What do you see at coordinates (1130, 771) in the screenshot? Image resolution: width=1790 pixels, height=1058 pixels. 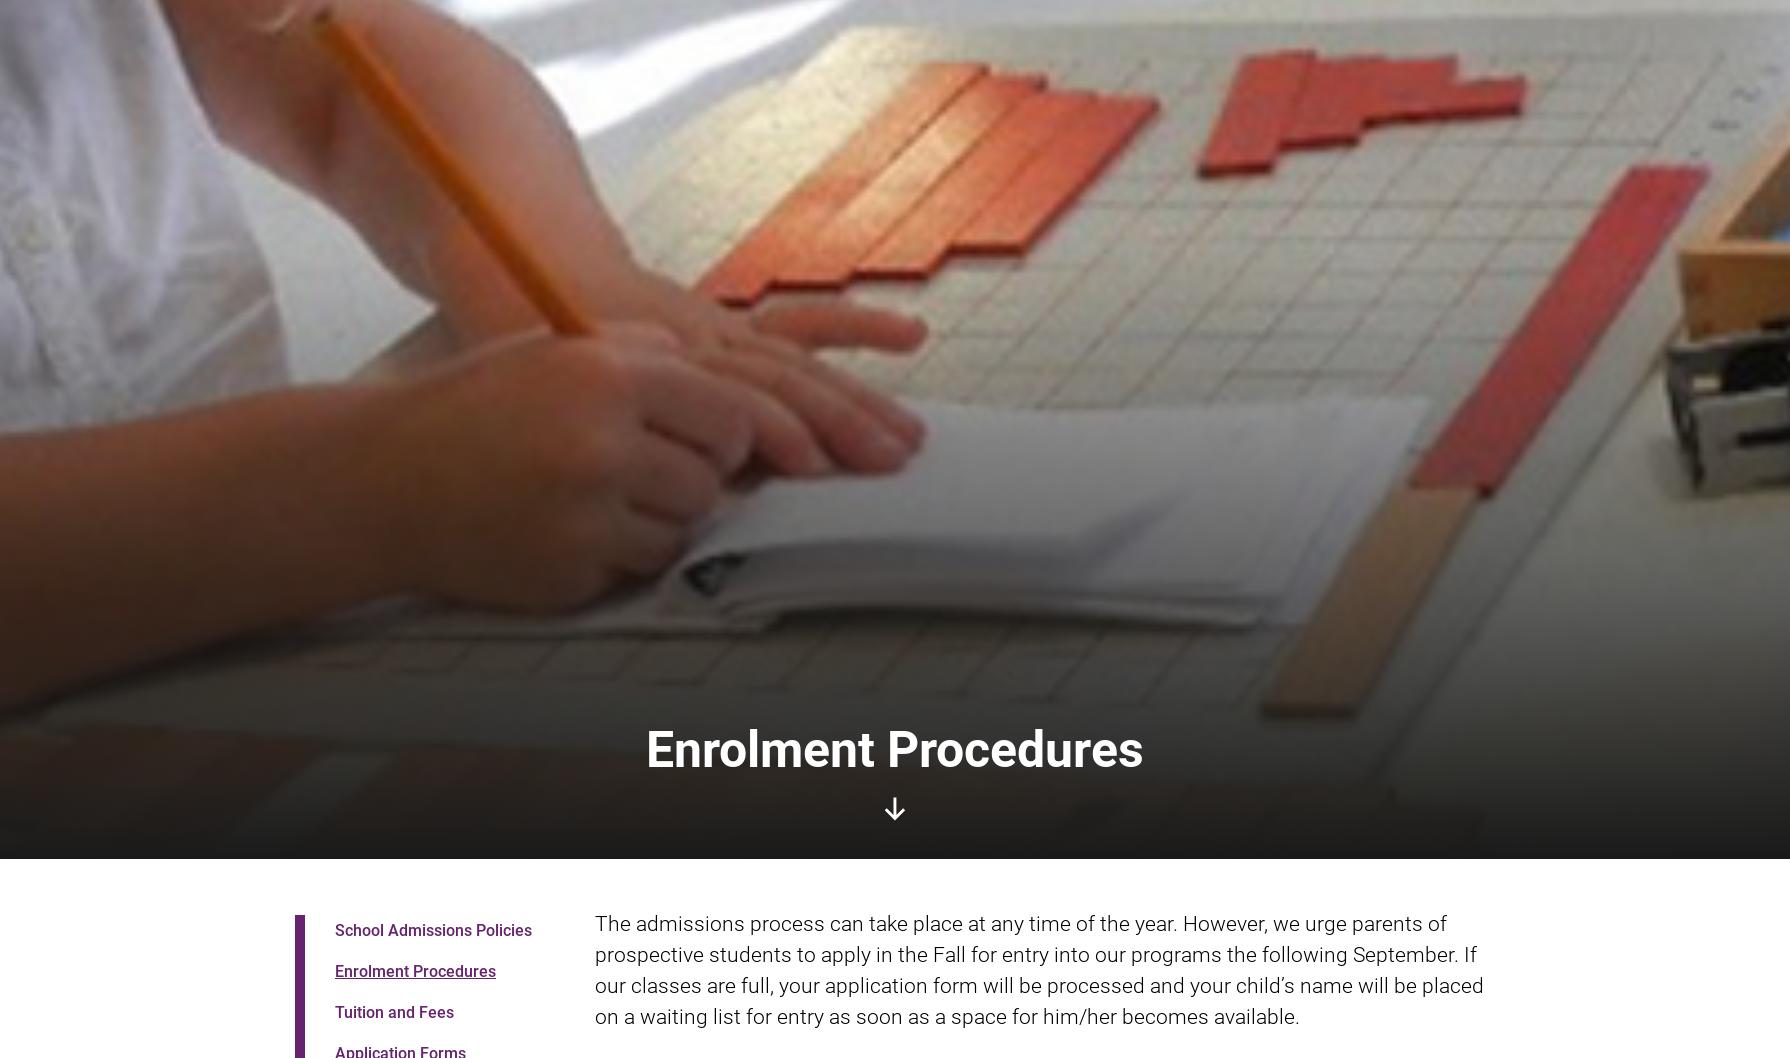 I see `'gmsinfo@glebemontessori.ca'` at bounding box center [1130, 771].